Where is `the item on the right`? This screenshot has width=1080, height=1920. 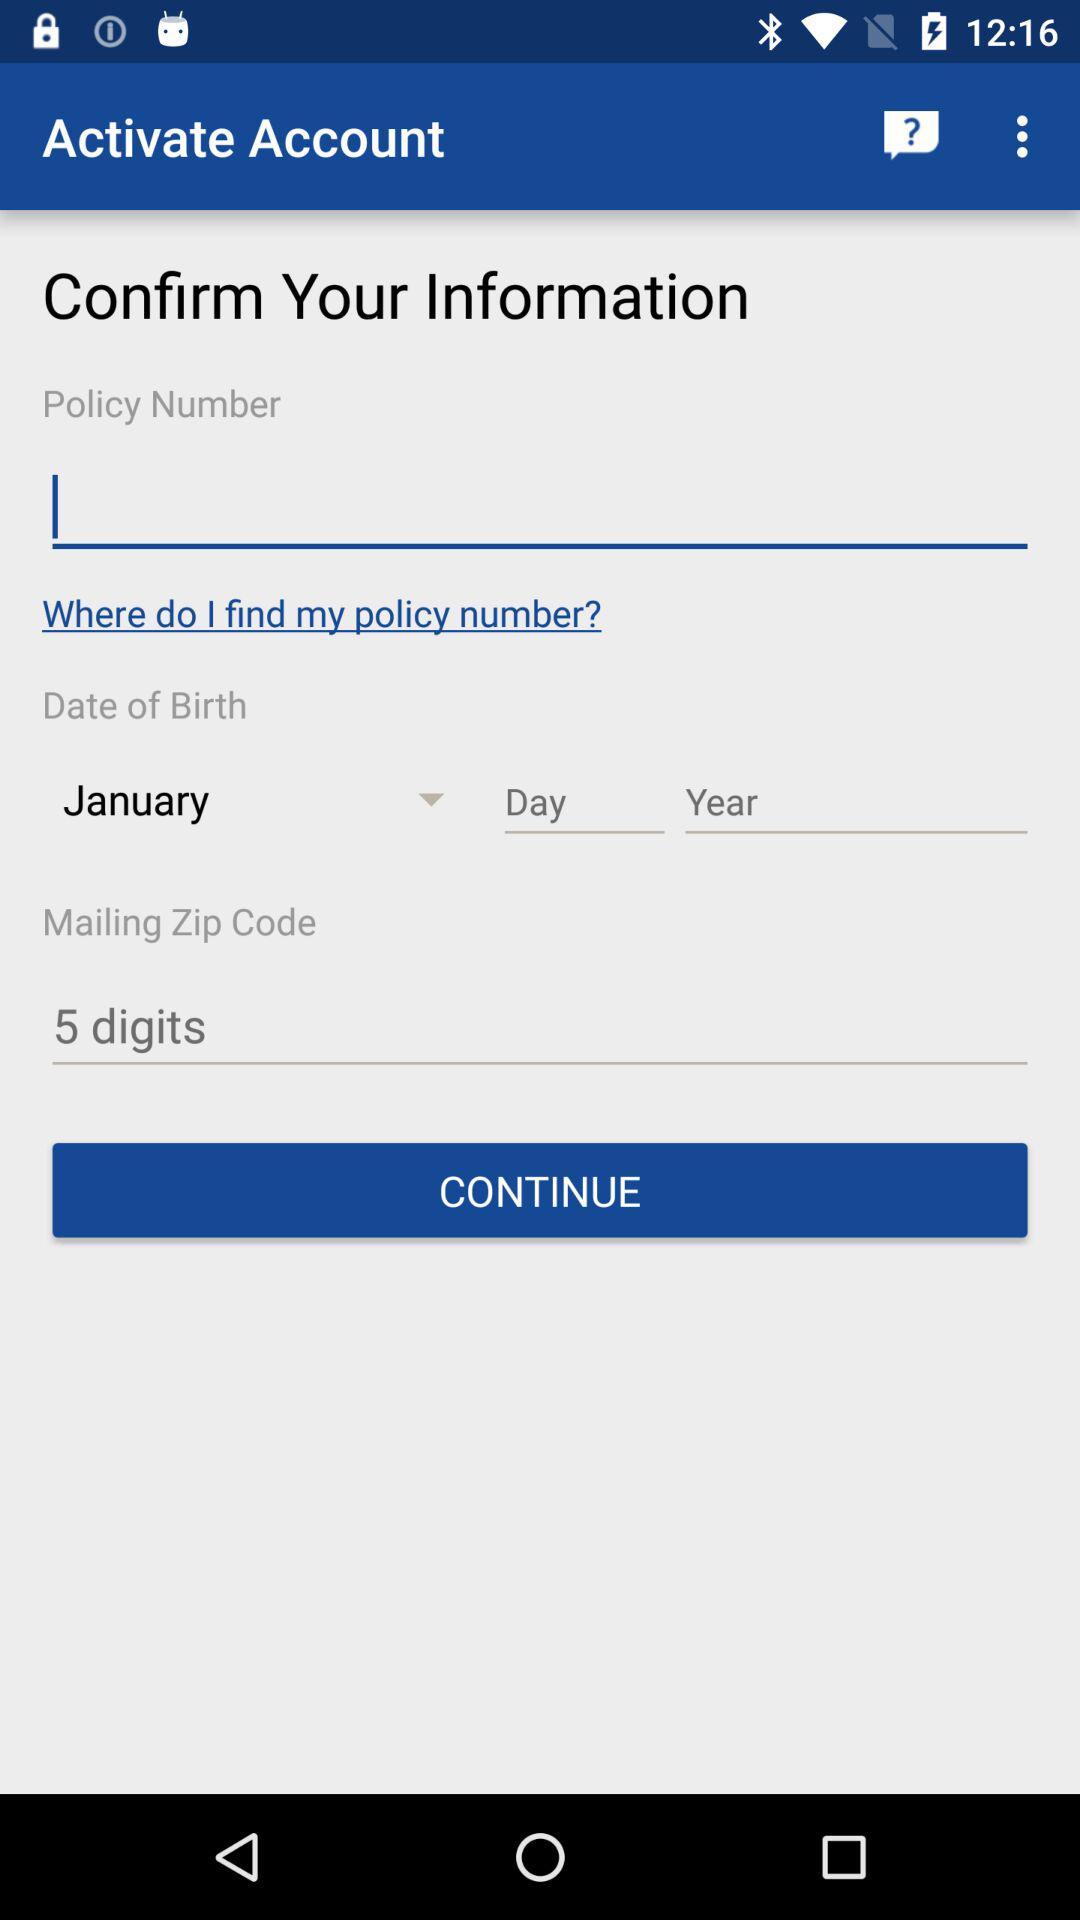
the item on the right is located at coordinates (855, 802).